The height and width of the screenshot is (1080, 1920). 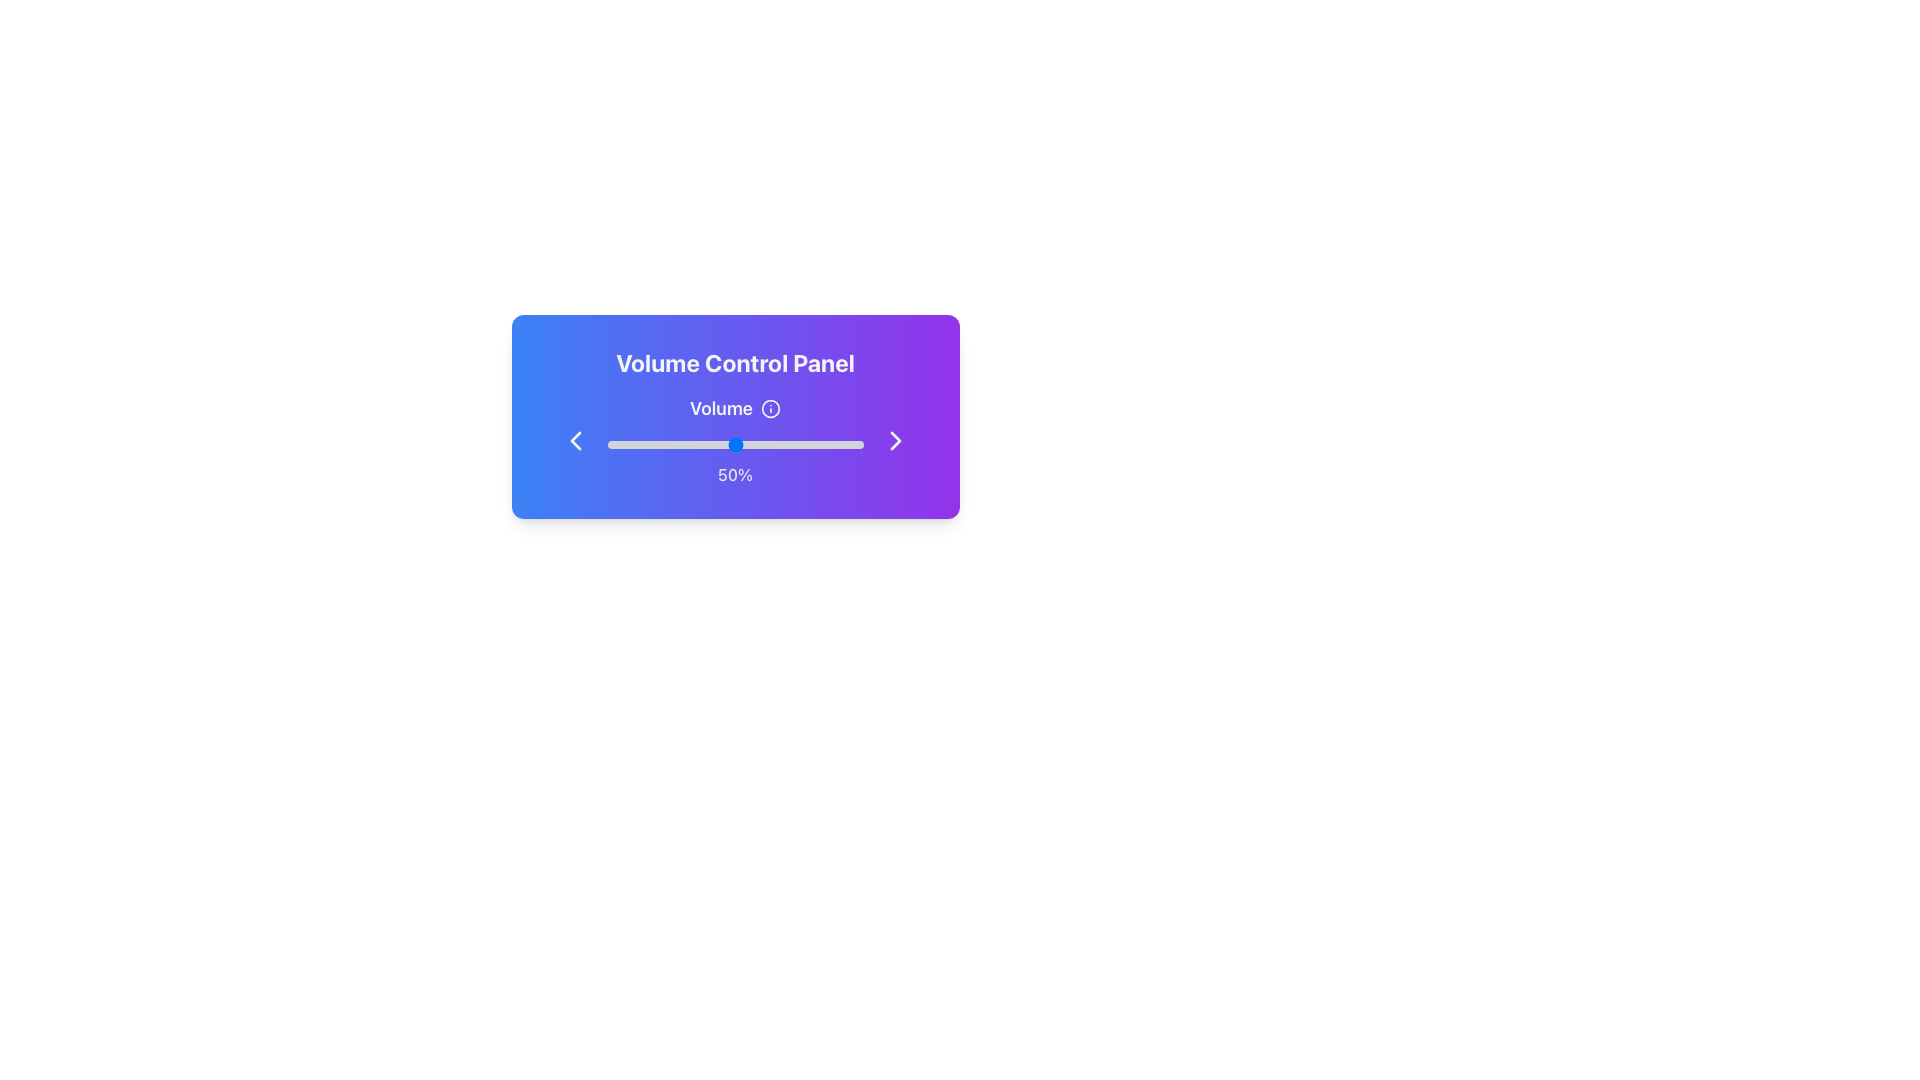 I want to click on the volume level, so click(x=637, y=443).